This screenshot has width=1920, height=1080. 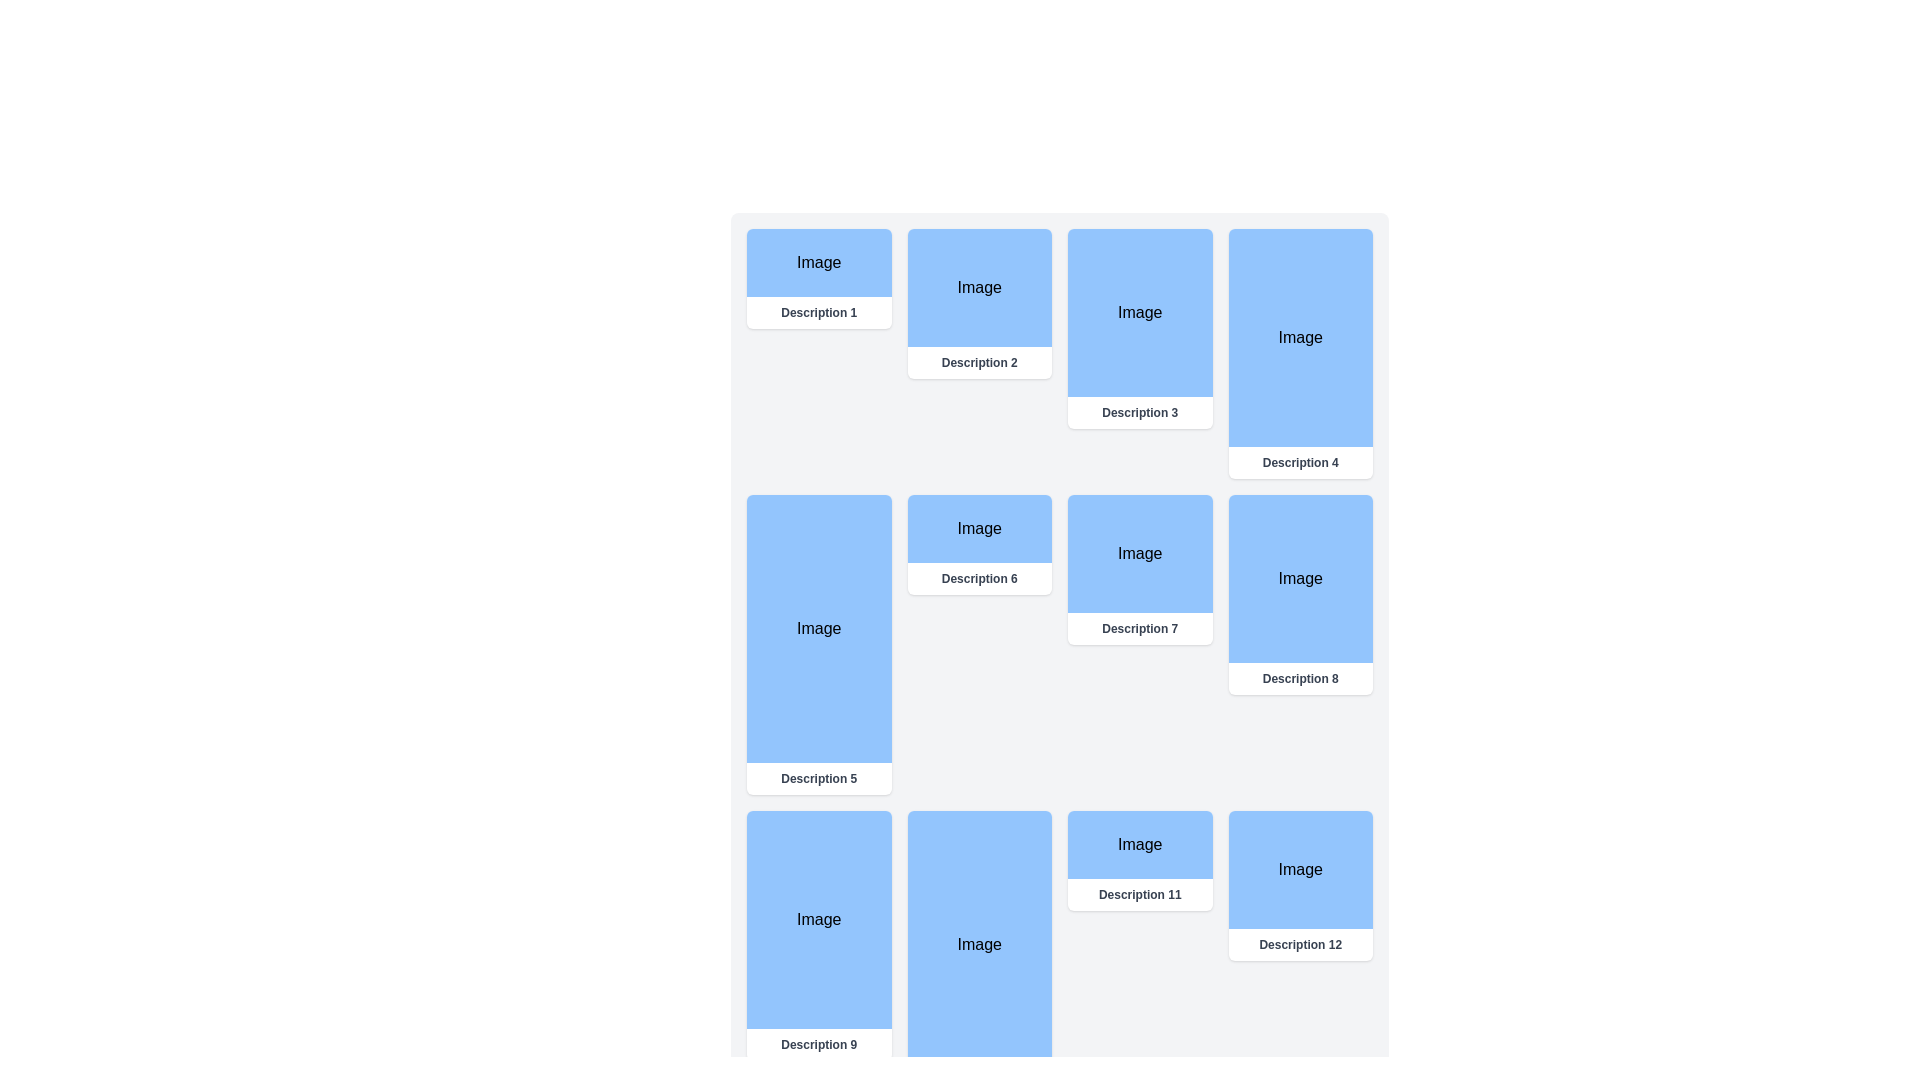 I want to click on the Descriptive Card that has a light blue background with the text 'Image' in black and 'Description 5' in gray below it, located in the second row of the grid layout, so click(x=819, y=644).